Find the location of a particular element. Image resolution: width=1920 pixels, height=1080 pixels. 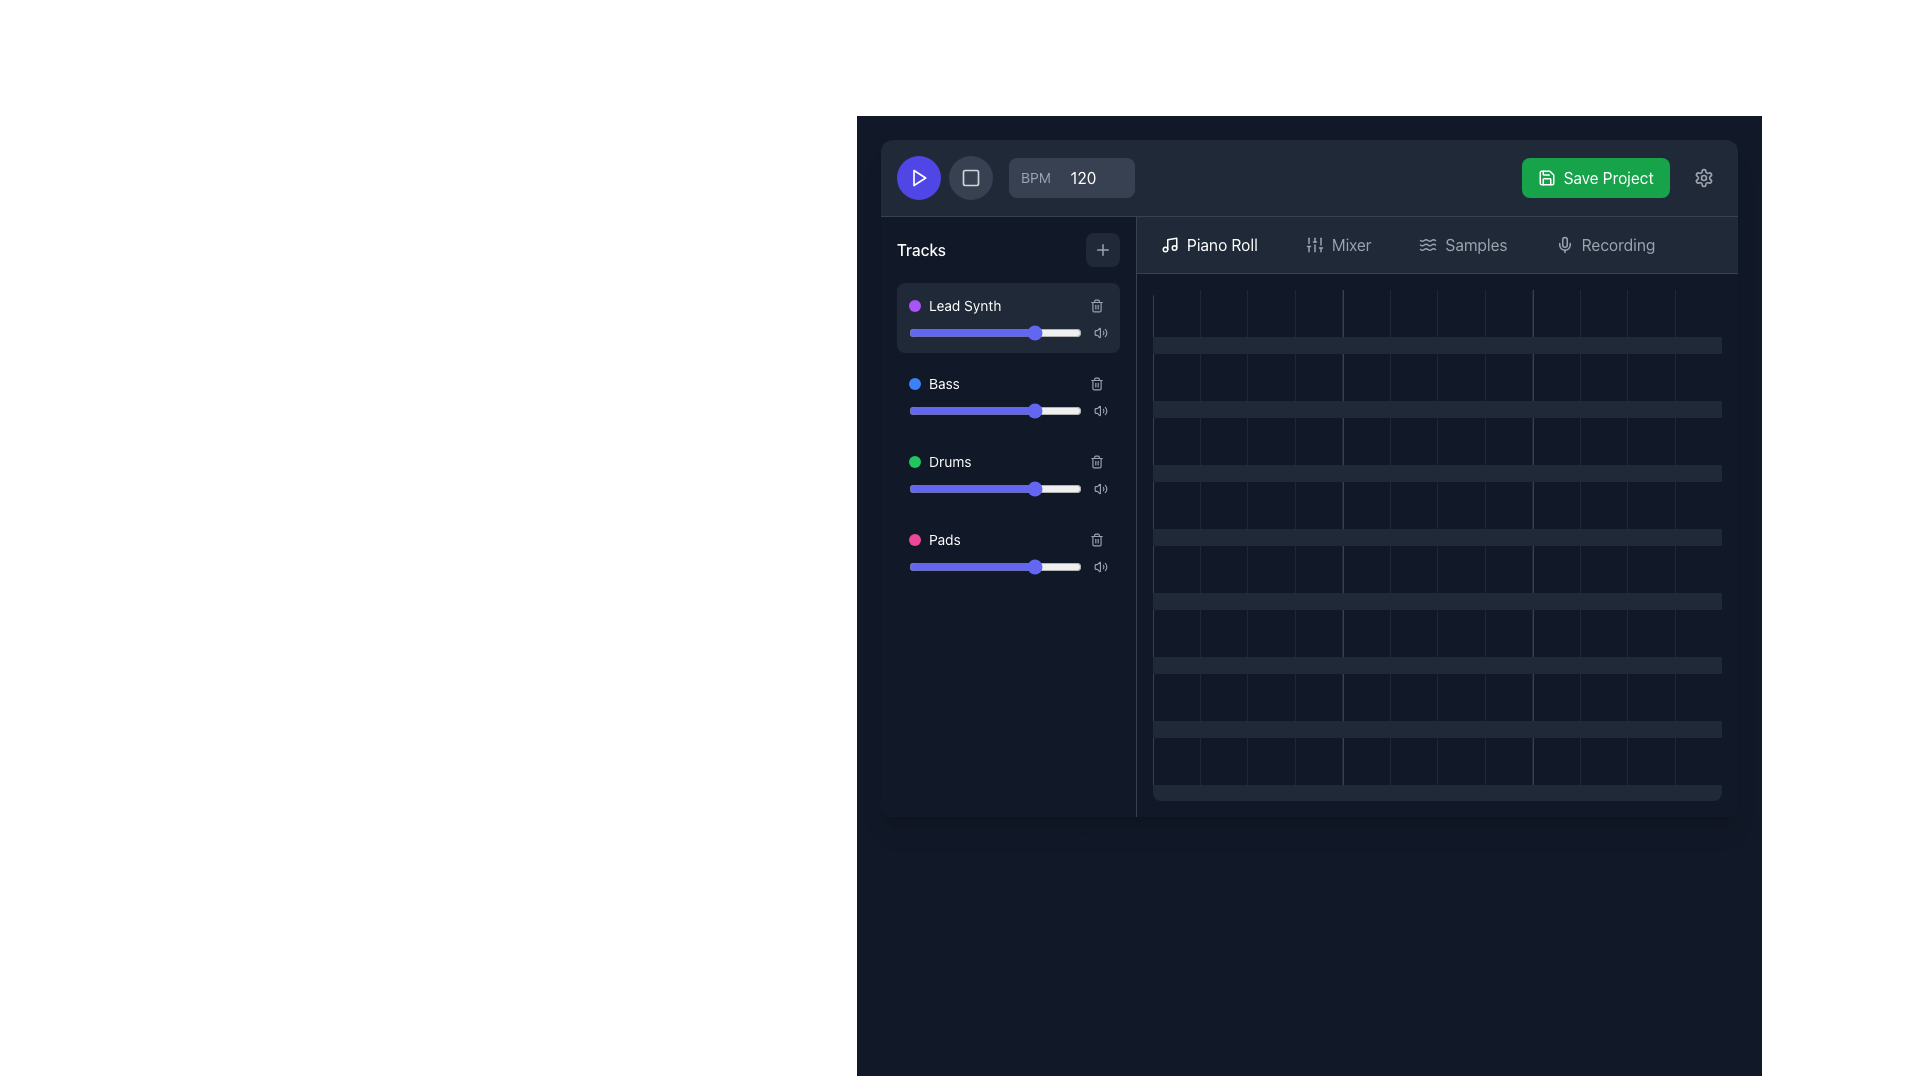

the grid cell located in the last row, eleventh column, which serves as a placeholder or interactive node within the grid is located at coordinates (1651, 569).